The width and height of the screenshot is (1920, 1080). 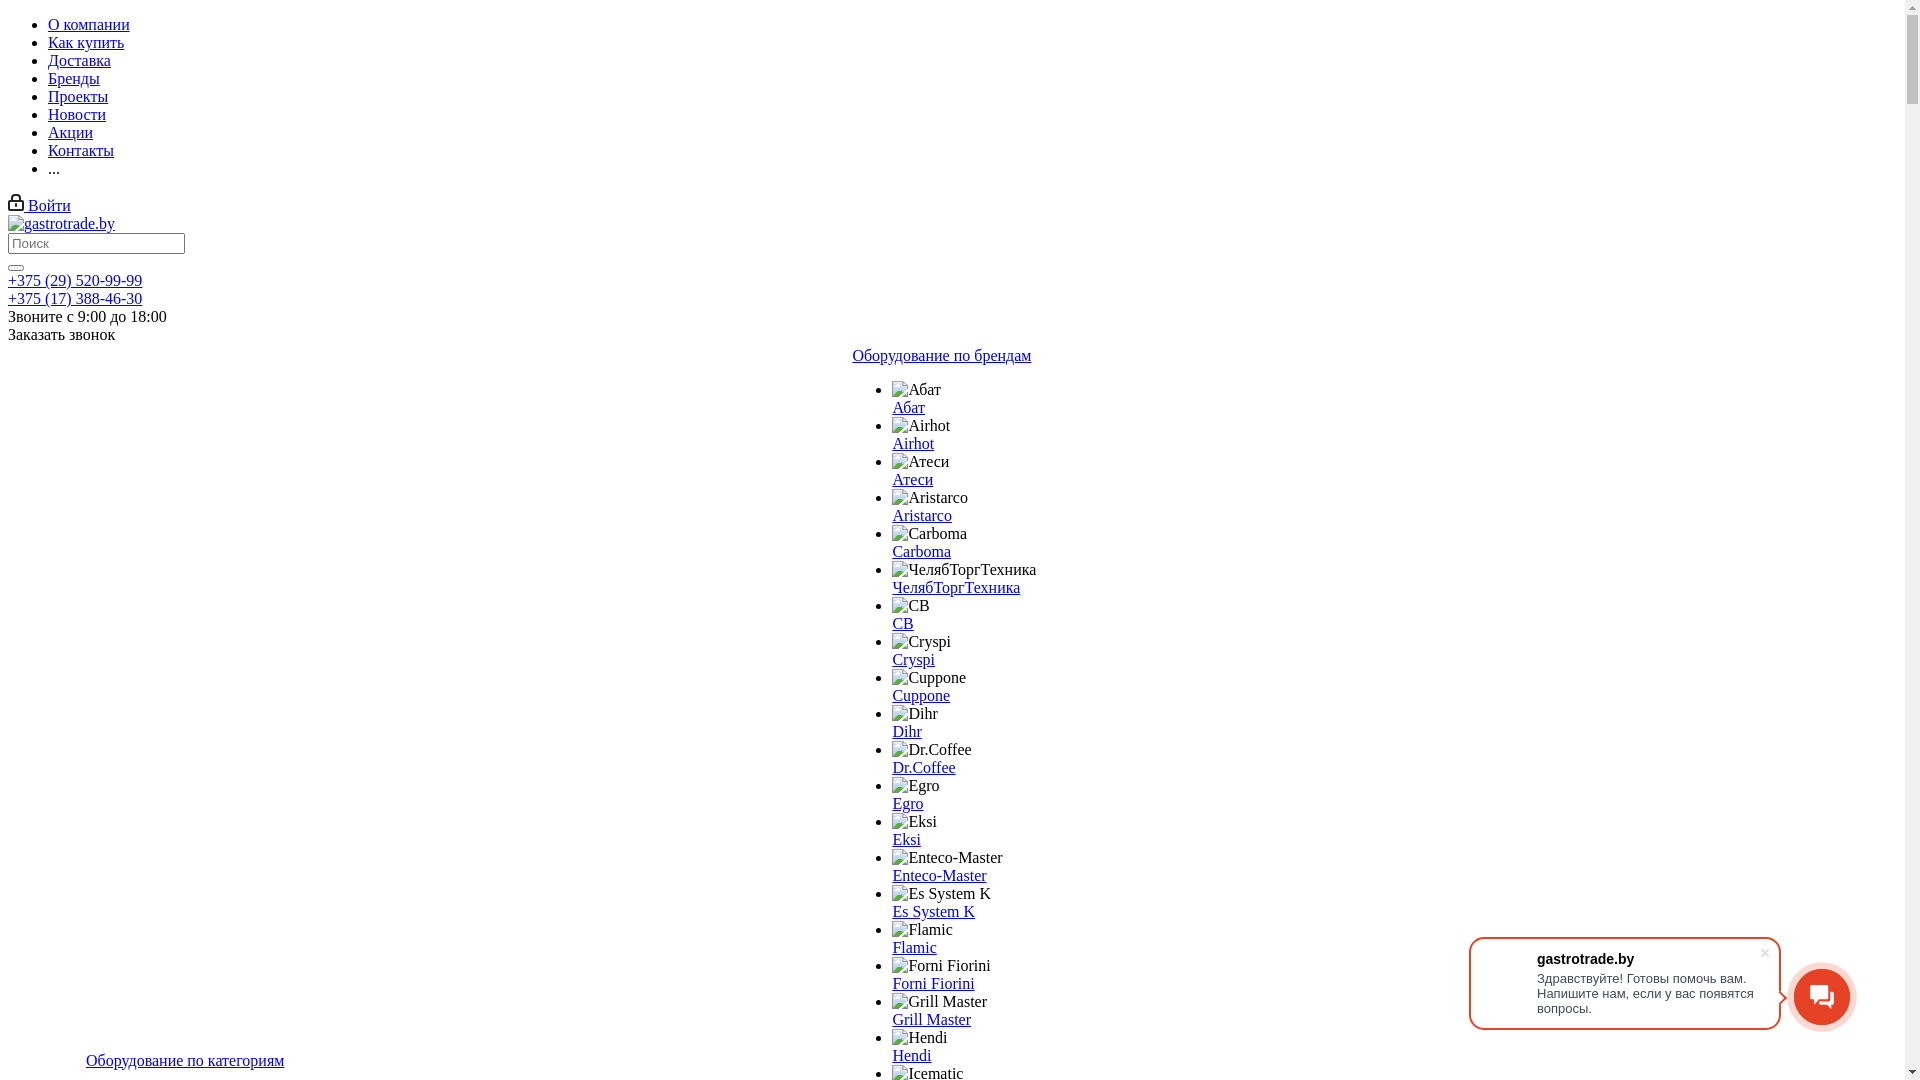 What do you see at coordinates (905, 731) in the screenshot?
I see `'Dihr'` at bounding box center [905, 731].